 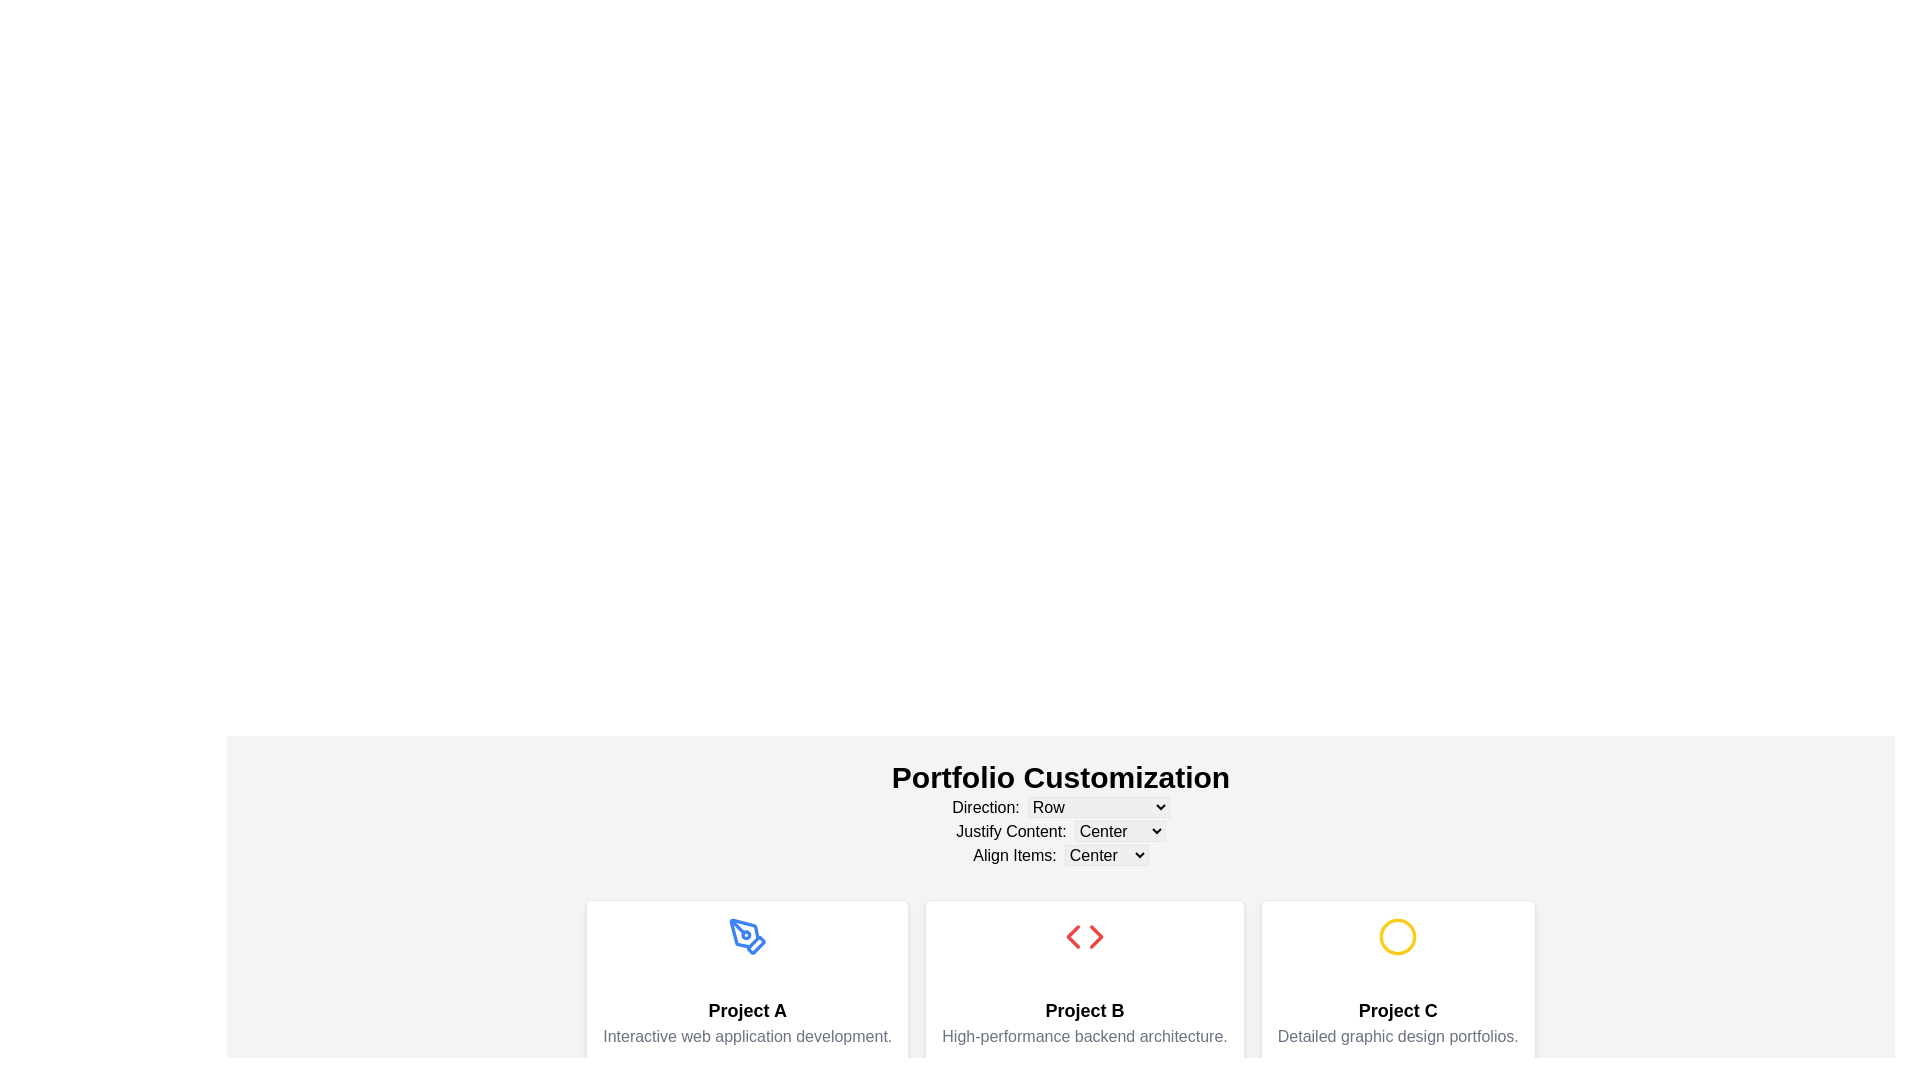 I want to click on visual design of the pen tool icon located at the center of the first card labeled 'Project A', so click(x=746, y=937).